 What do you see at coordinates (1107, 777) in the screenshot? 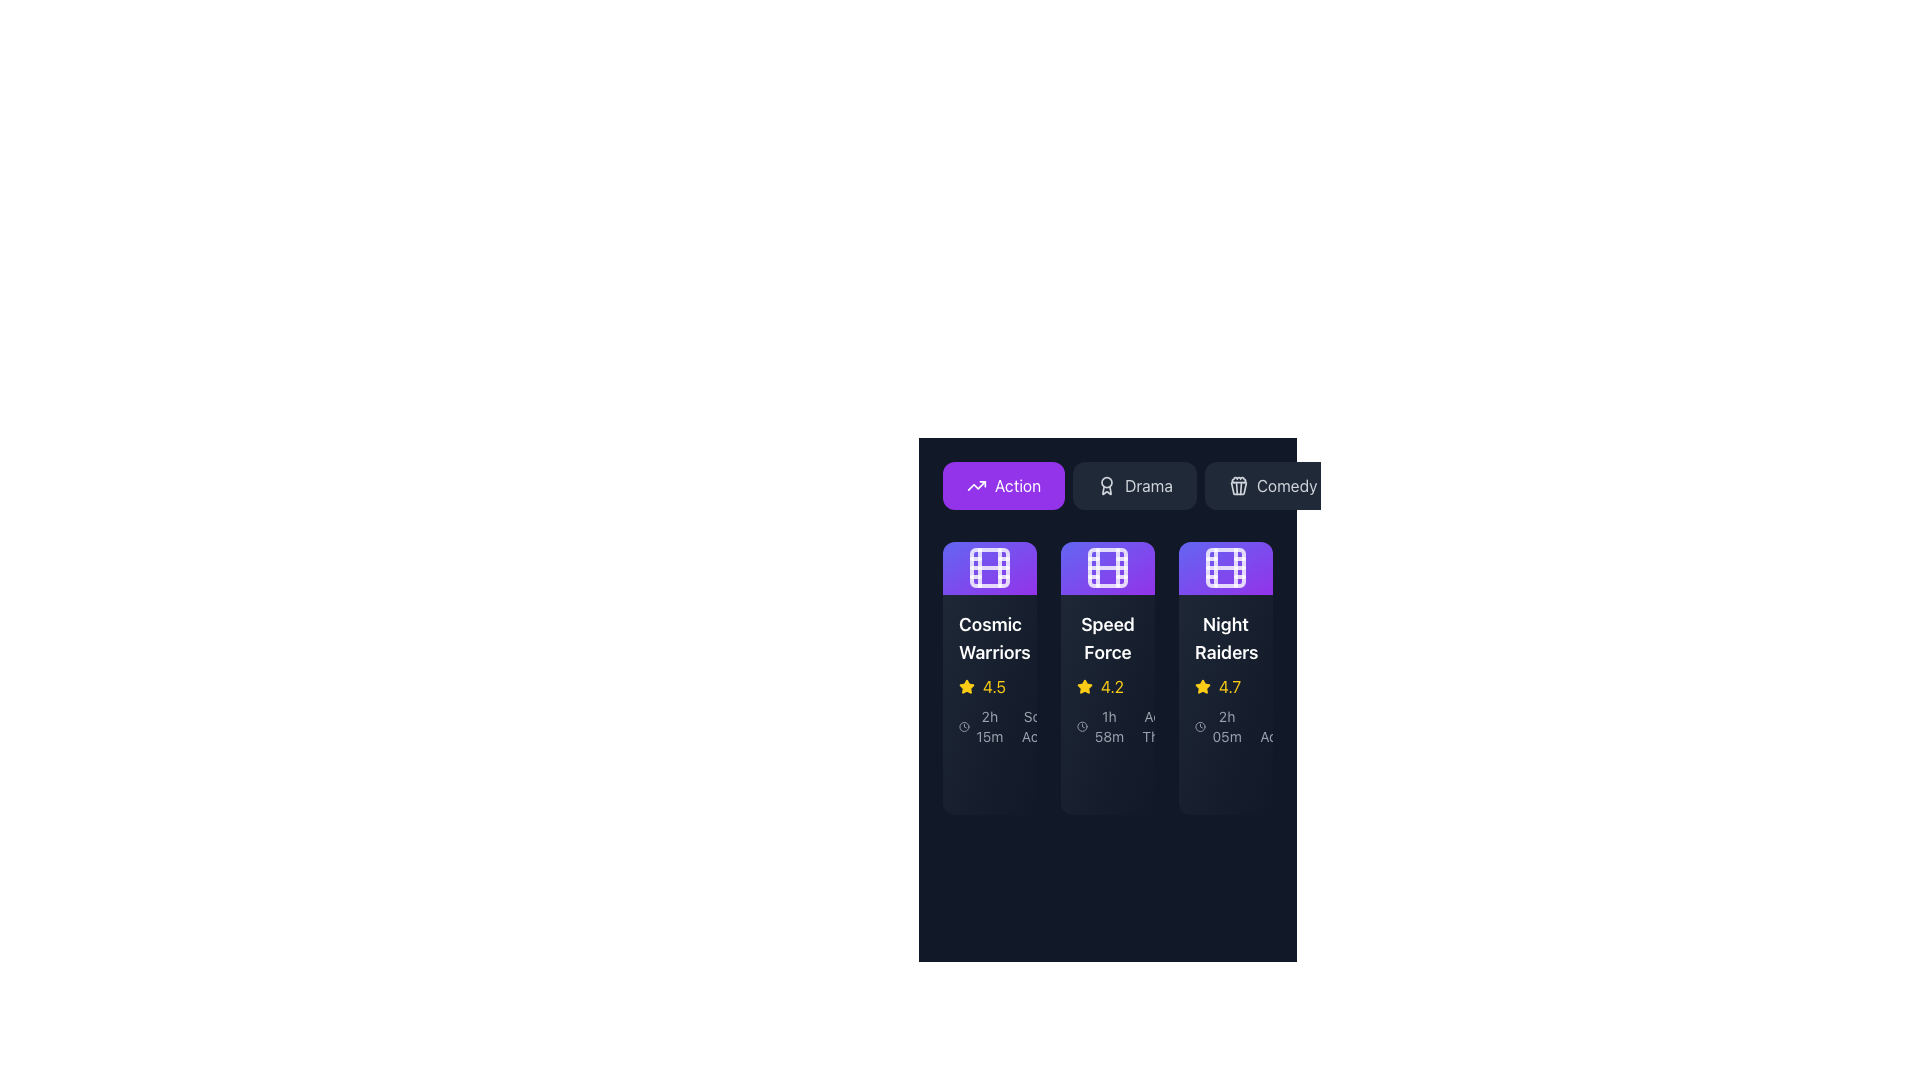
I see `the button located at the bottom center of the 'Speed Force' movie tile` at bounding box center [1107, 777].